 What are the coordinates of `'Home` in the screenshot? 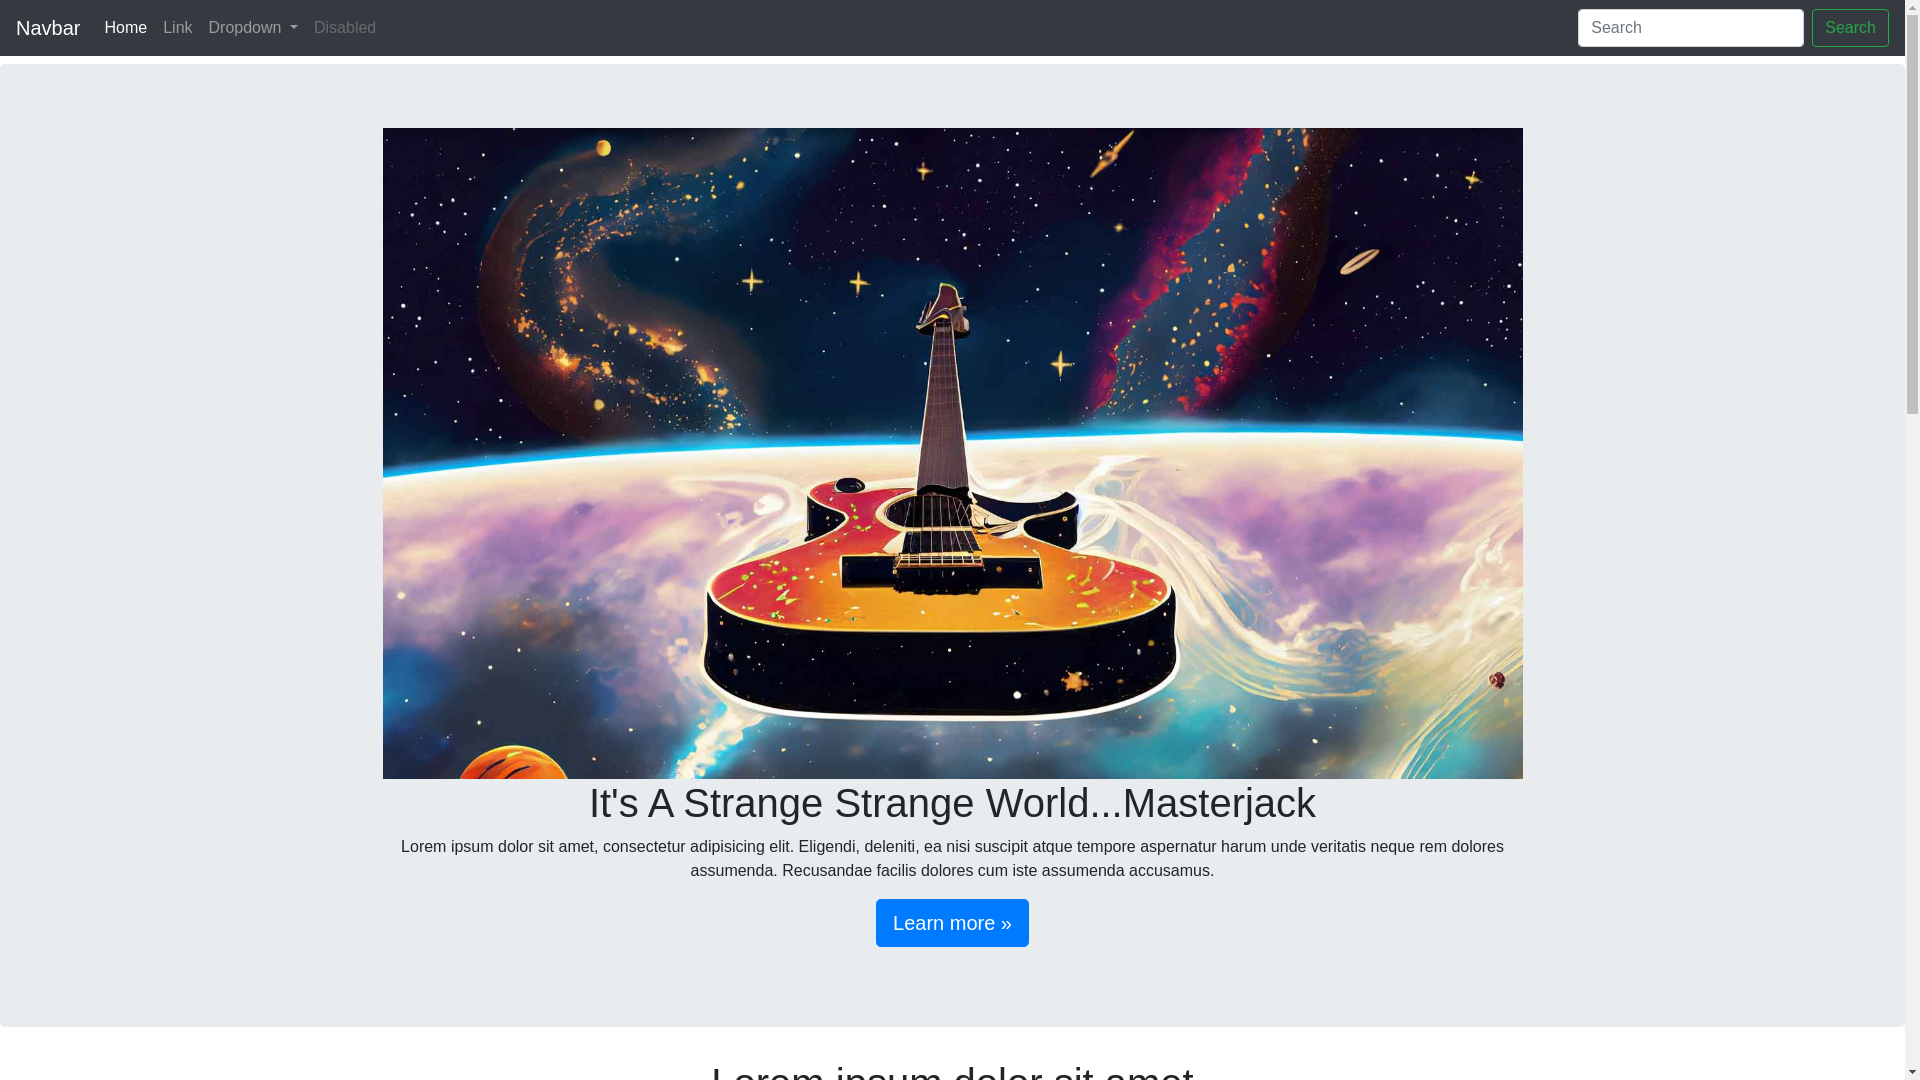 It's located at (124, 27).